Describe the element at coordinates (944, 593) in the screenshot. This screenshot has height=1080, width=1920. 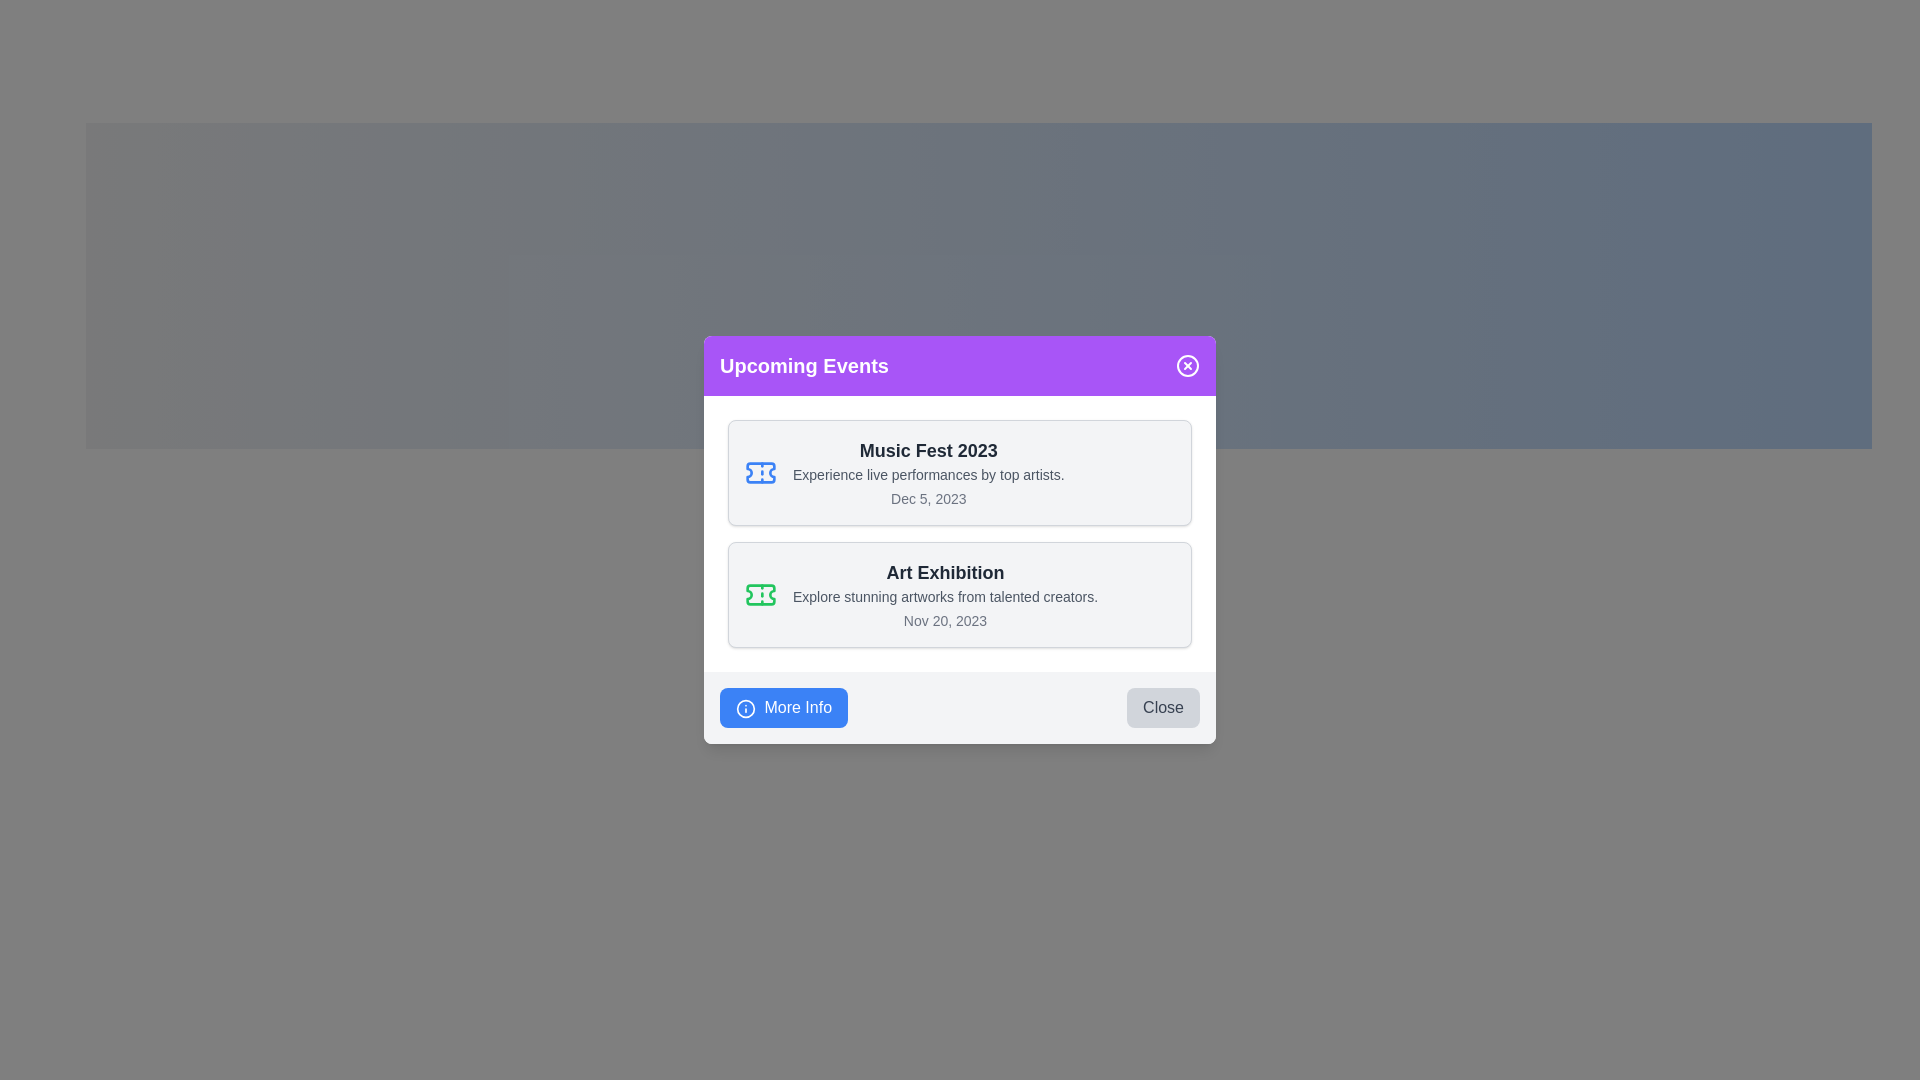
I see `the text block providing information about an upcoming event, located in the bottom section of a card-like structure with a light gray background and rounded corners` at that location.